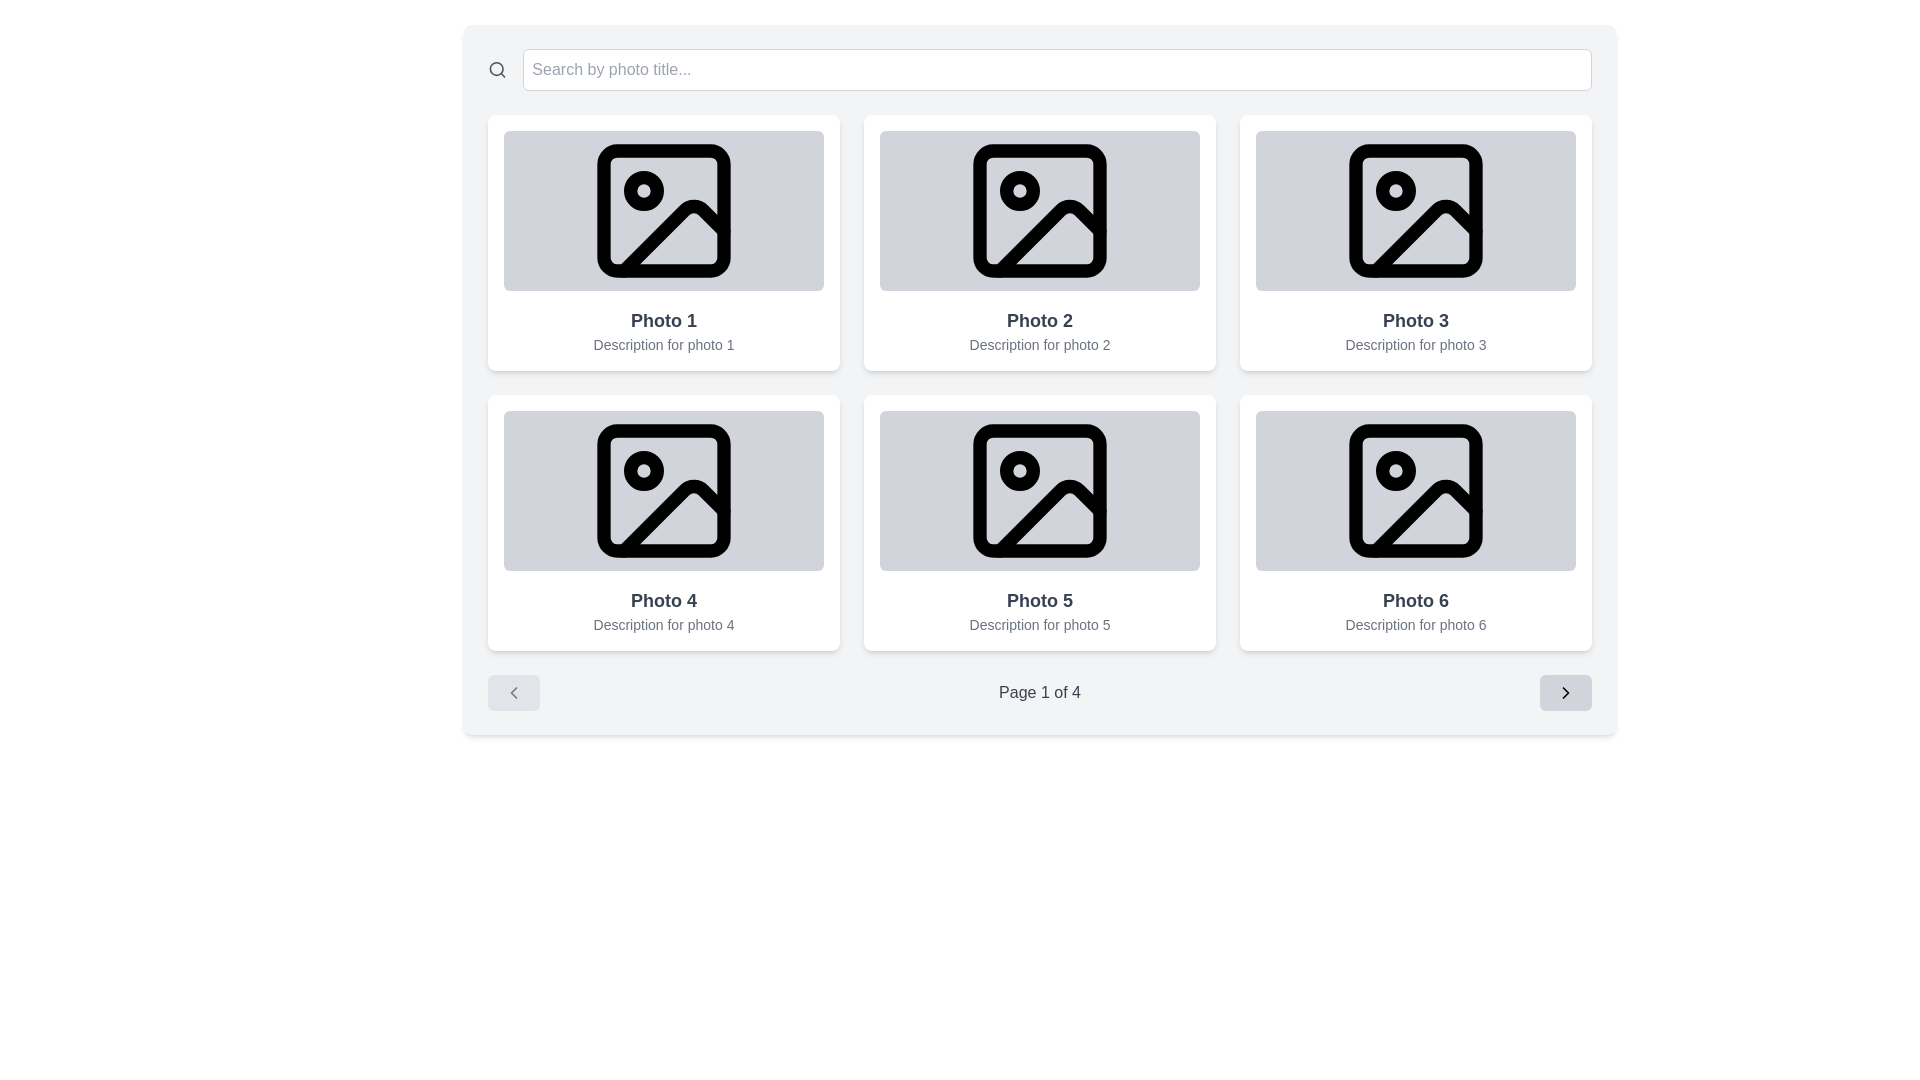  Describe the element at coordinates (513, 692) in the screenshot. I see `the left-facing chevron arrow icon` at that location.